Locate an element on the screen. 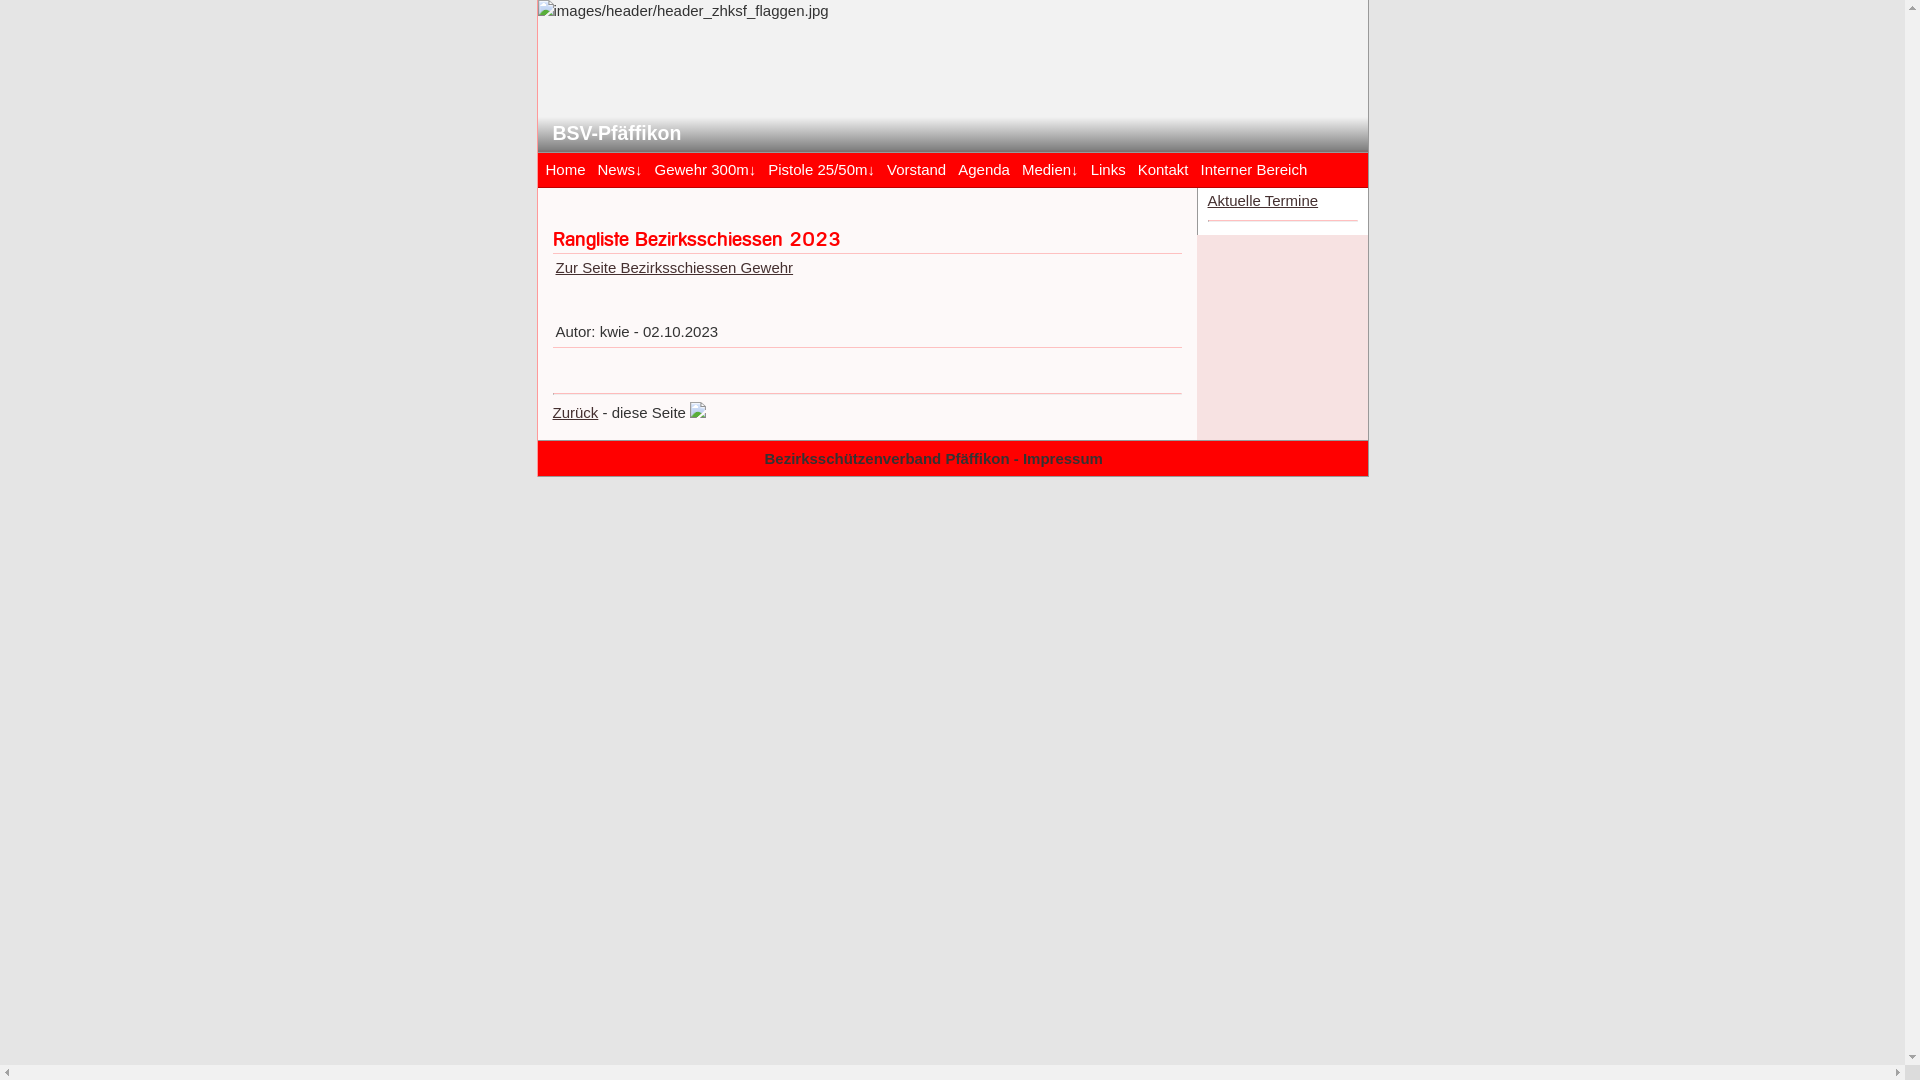 The width and height of the screenshot is (1920, 1080). 'Agenda' is located at coordinates (950, 167).